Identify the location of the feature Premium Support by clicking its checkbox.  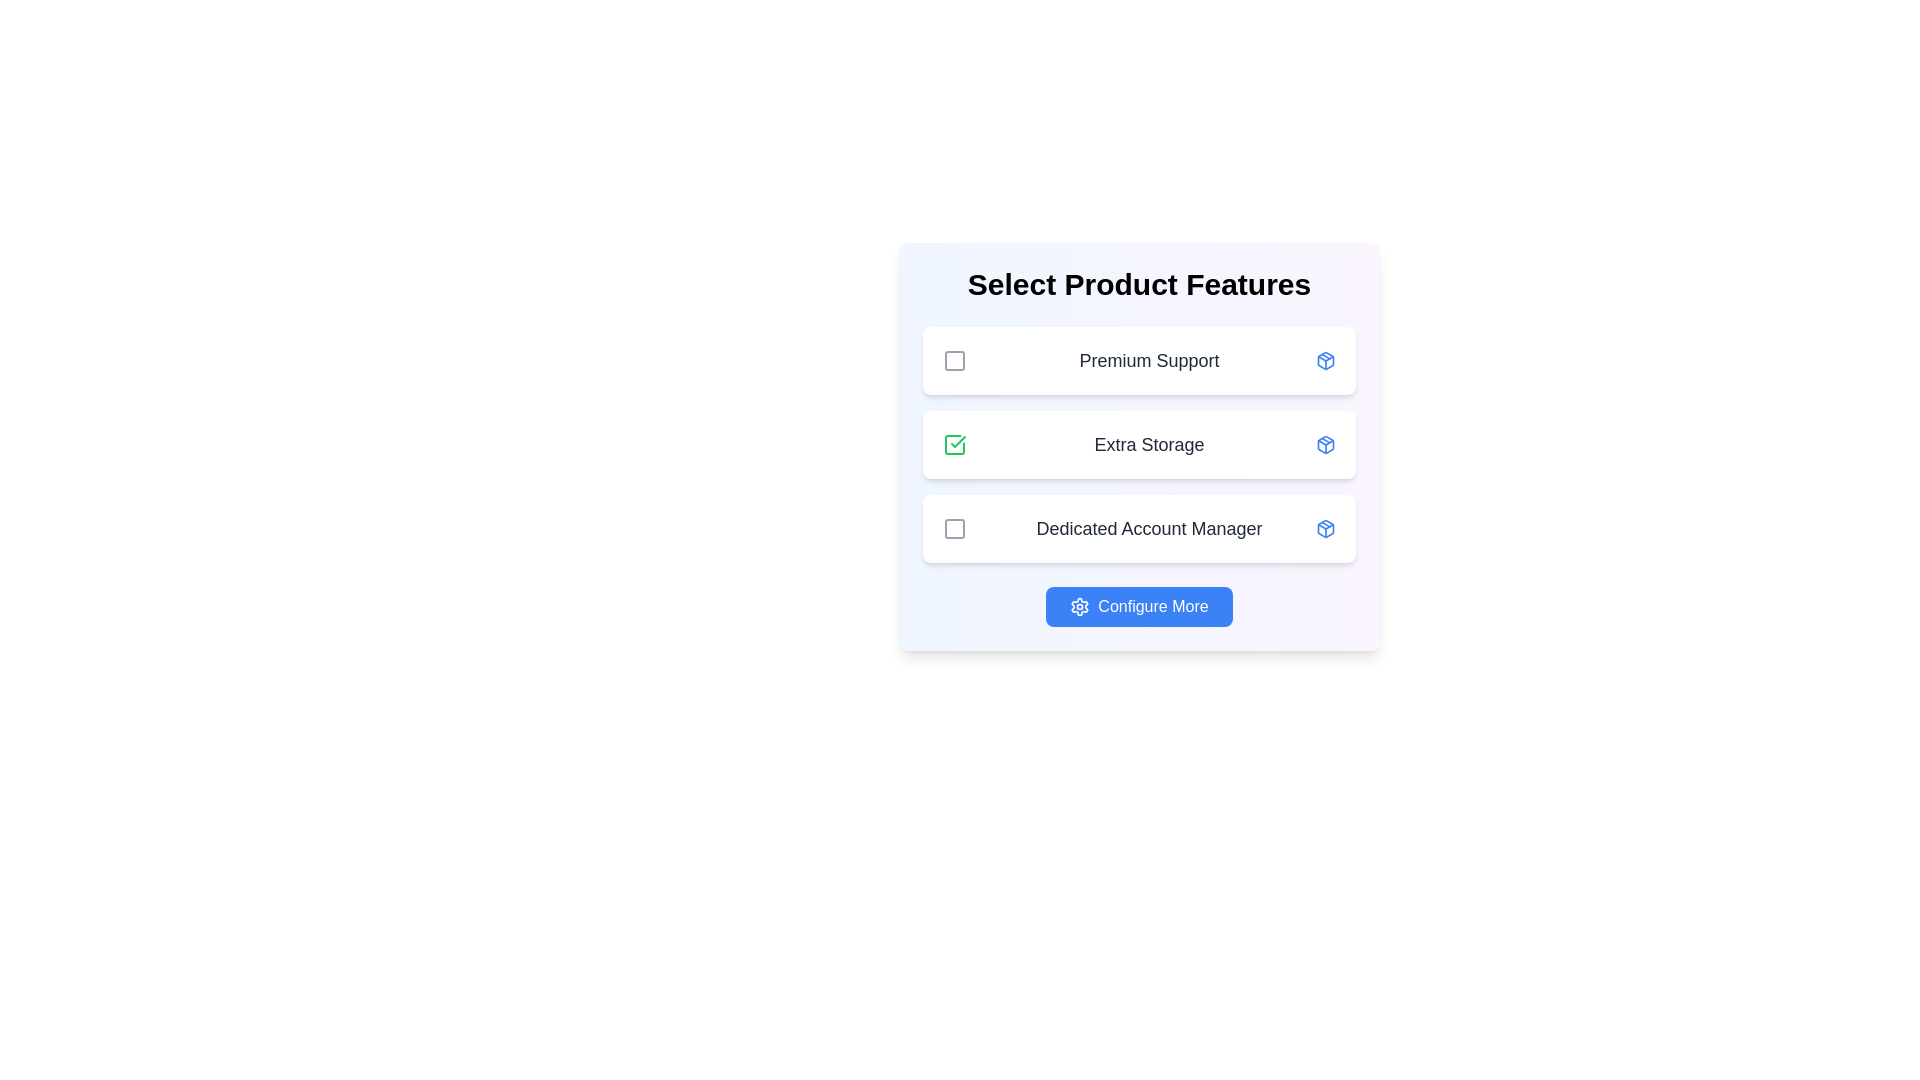
(954, 361).